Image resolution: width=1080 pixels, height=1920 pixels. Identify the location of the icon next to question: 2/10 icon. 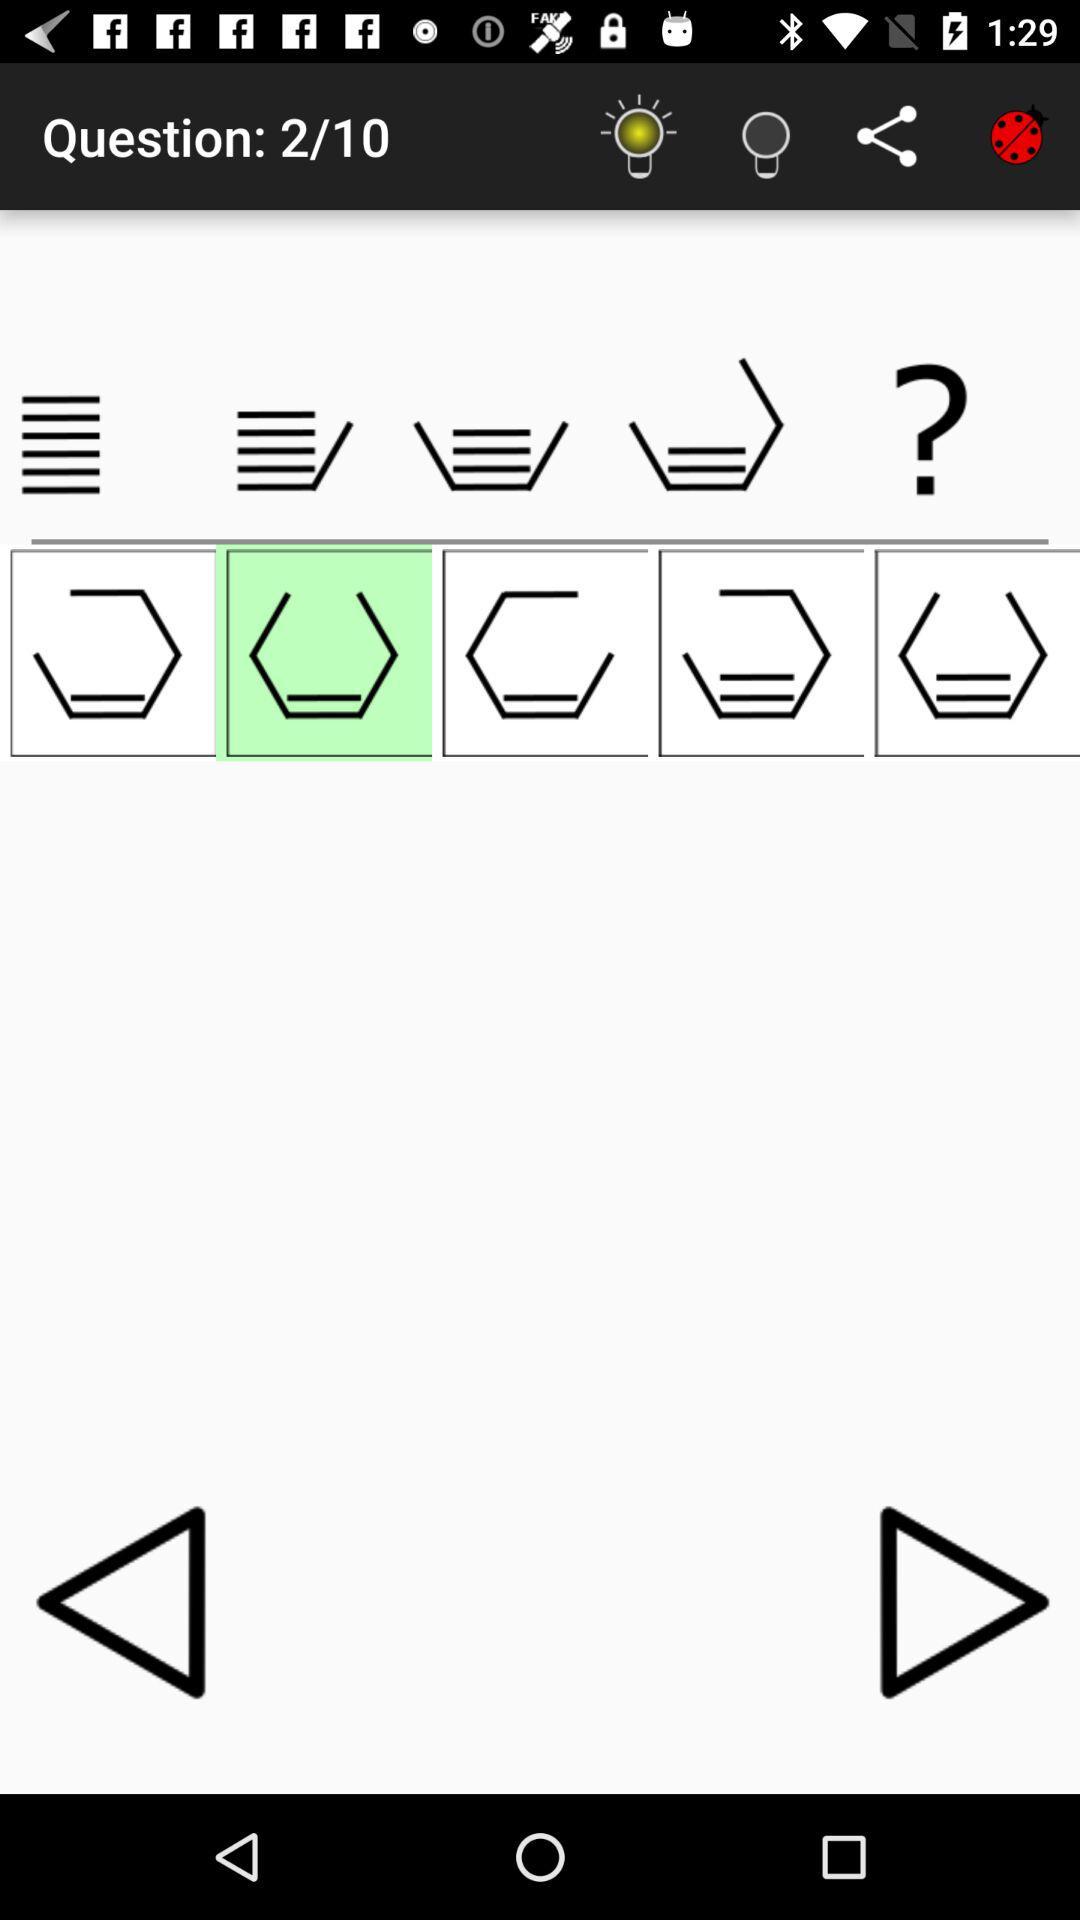
(639, 135).